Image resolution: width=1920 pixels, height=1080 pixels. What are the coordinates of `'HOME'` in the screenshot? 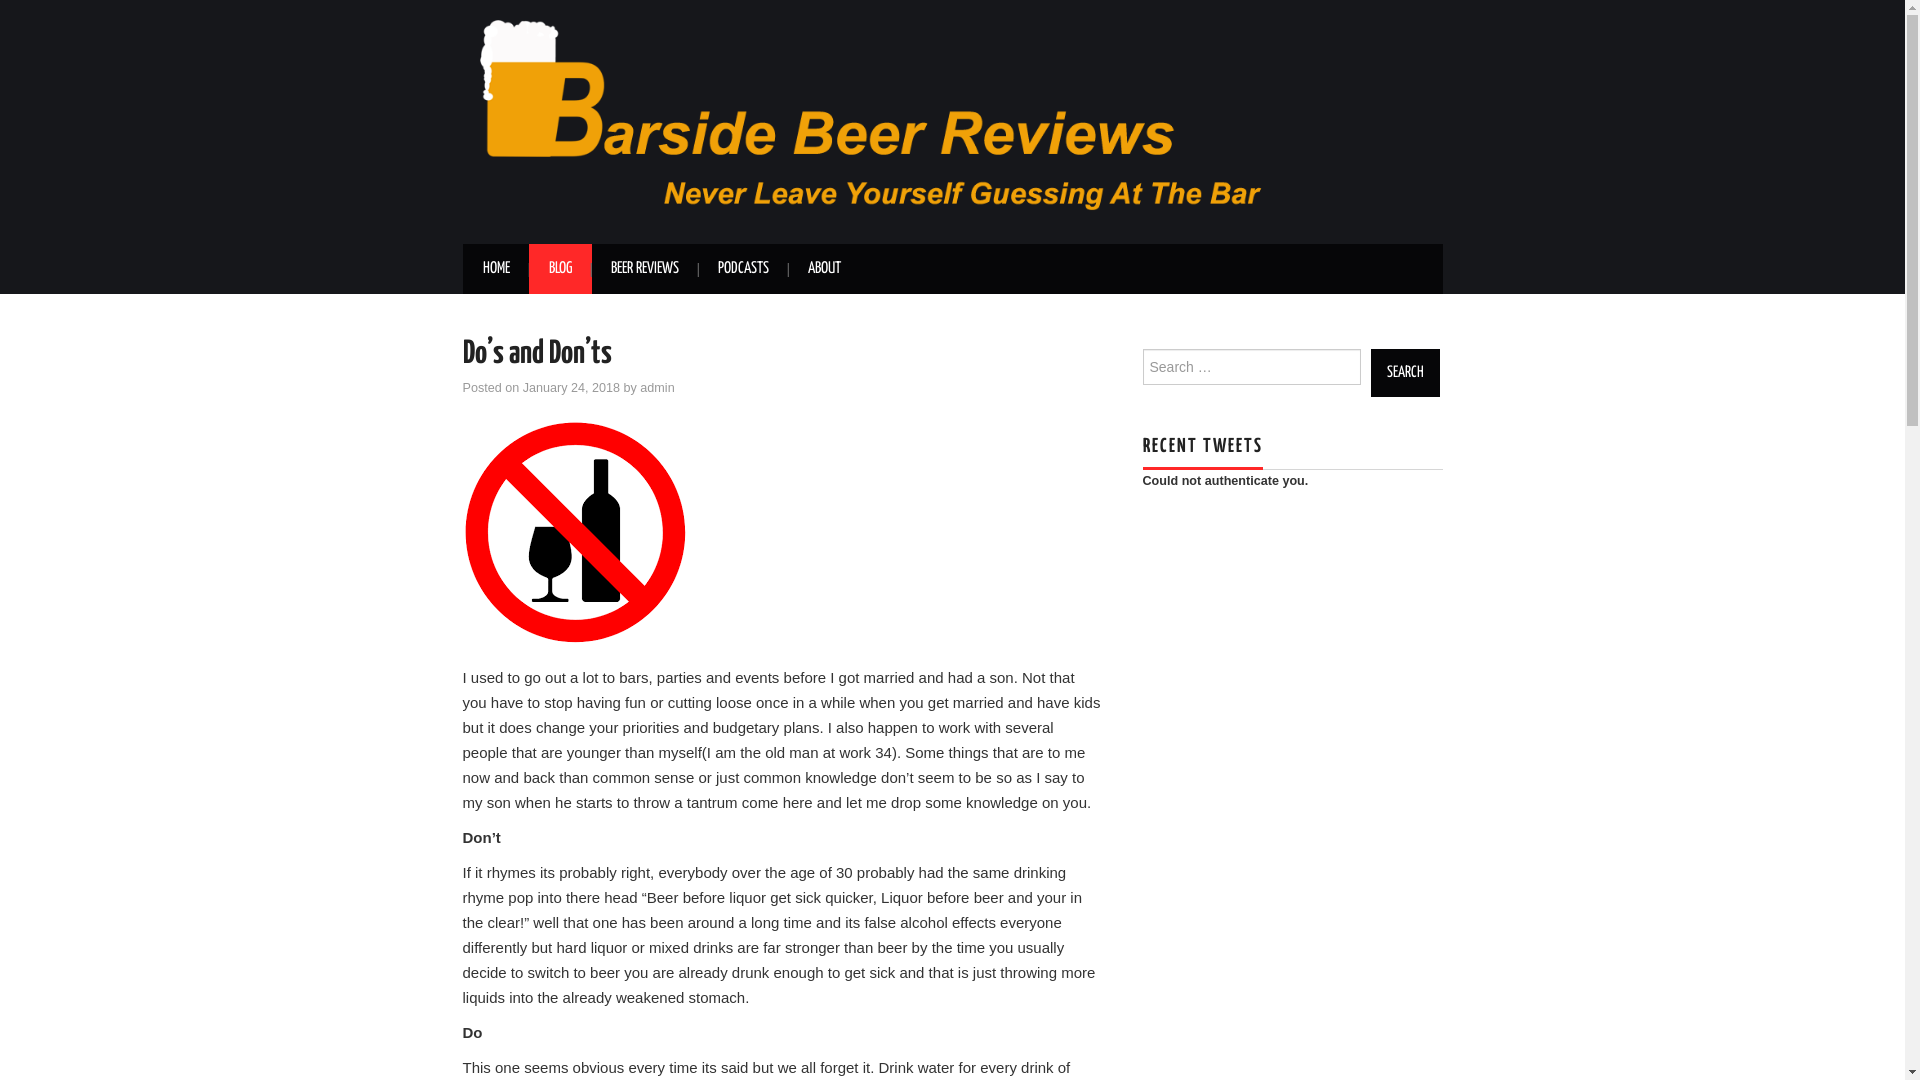 It's located at (460, 268).